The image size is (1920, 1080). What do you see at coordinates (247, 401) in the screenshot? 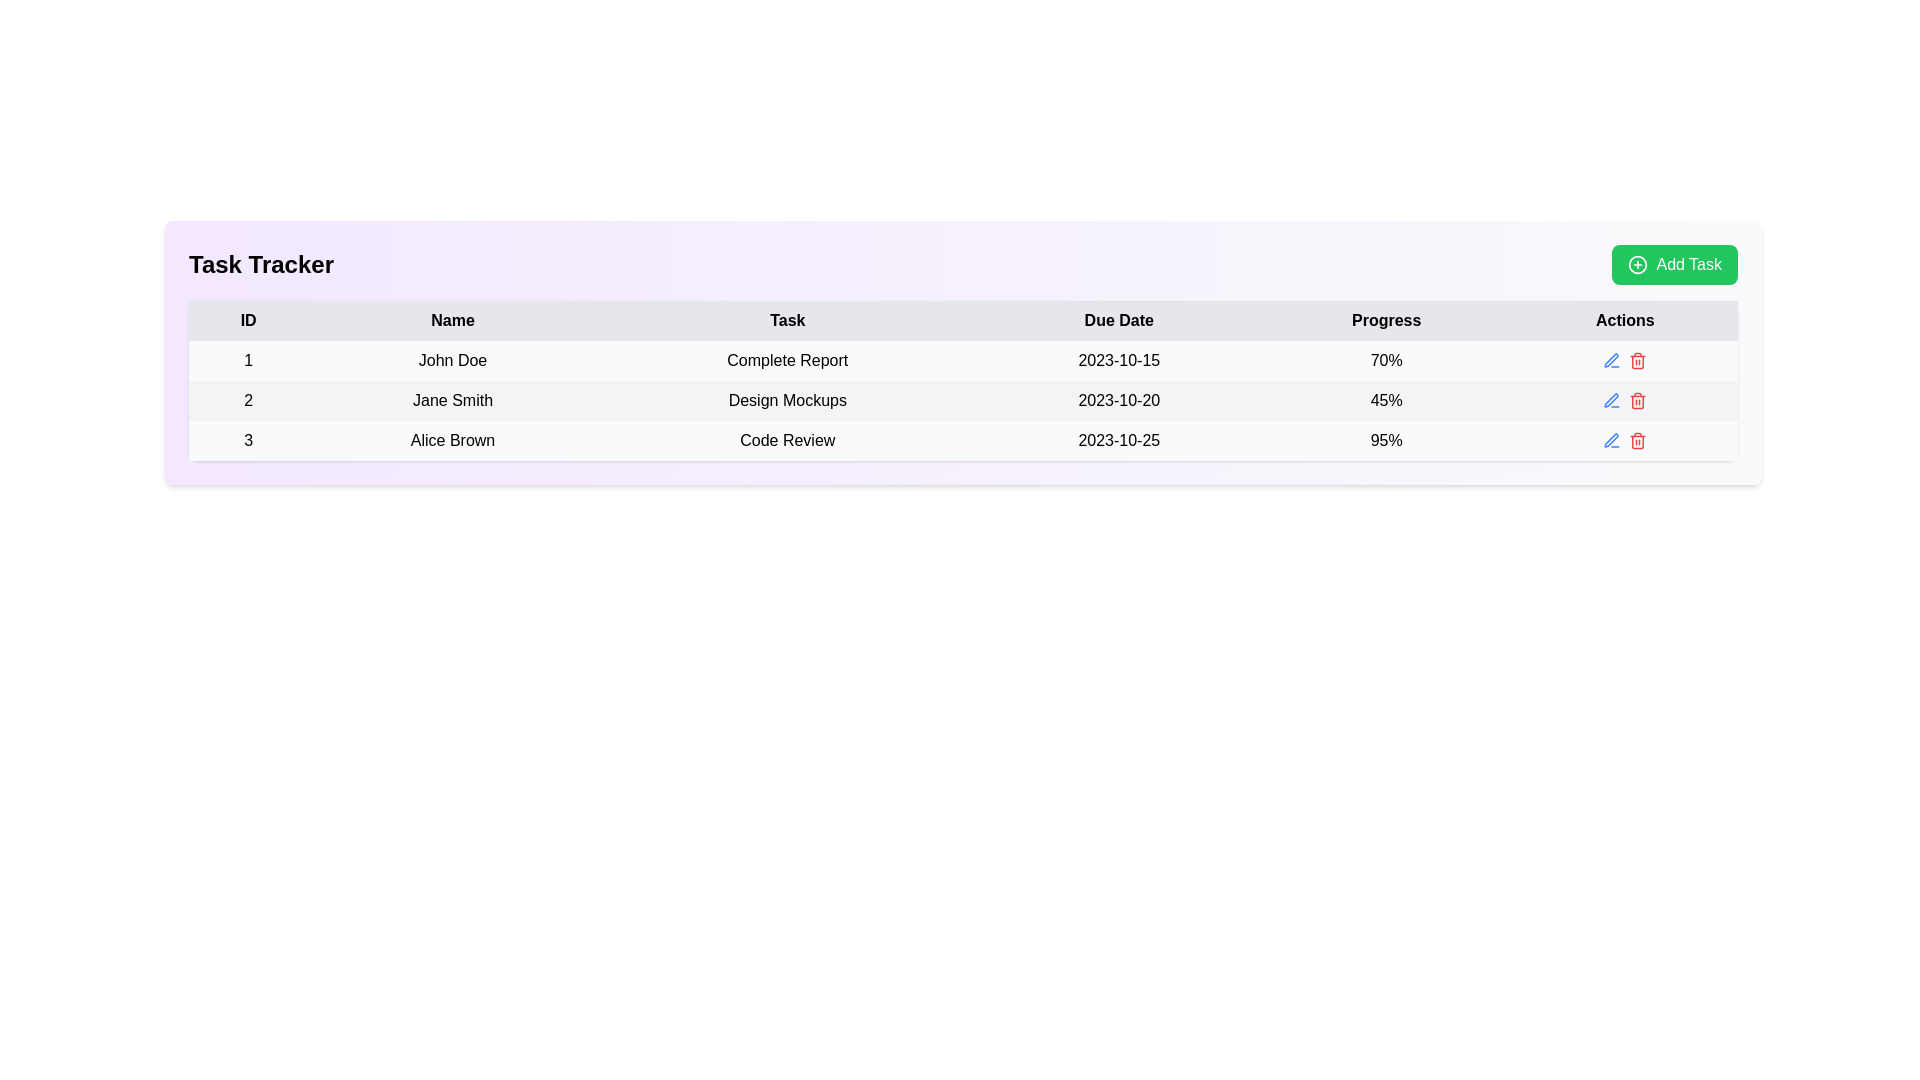
I see `number displayed in the table cell that contains the text '2', which is in the first column of the second row identified by 'Jane Smith'` at bounding box center [247, 401].